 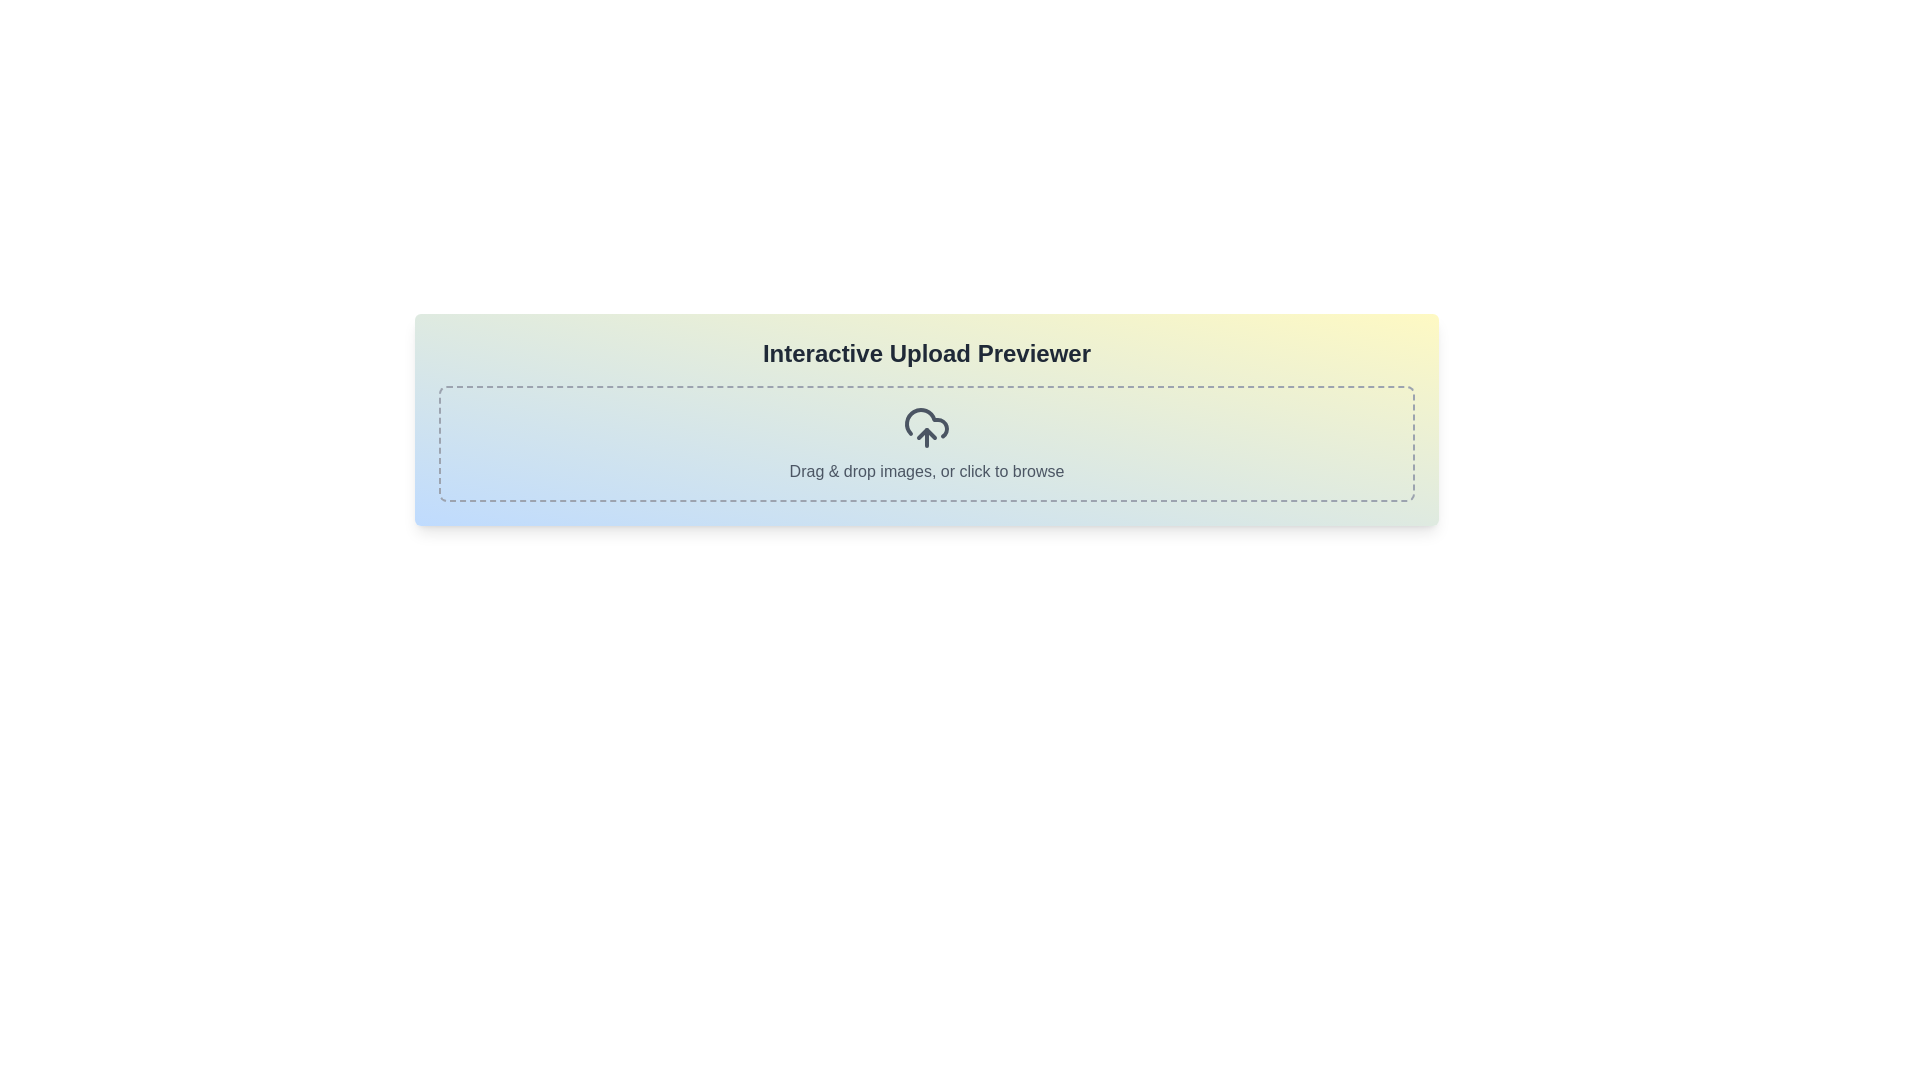 What do you see at coordinates (925, 427) in the screenshot?
I see `the outlined cloud icon with an upward-pointing arrow, which represents the 'upload' action, located centrally within the dashed border box` at bounding box center [925, 427].